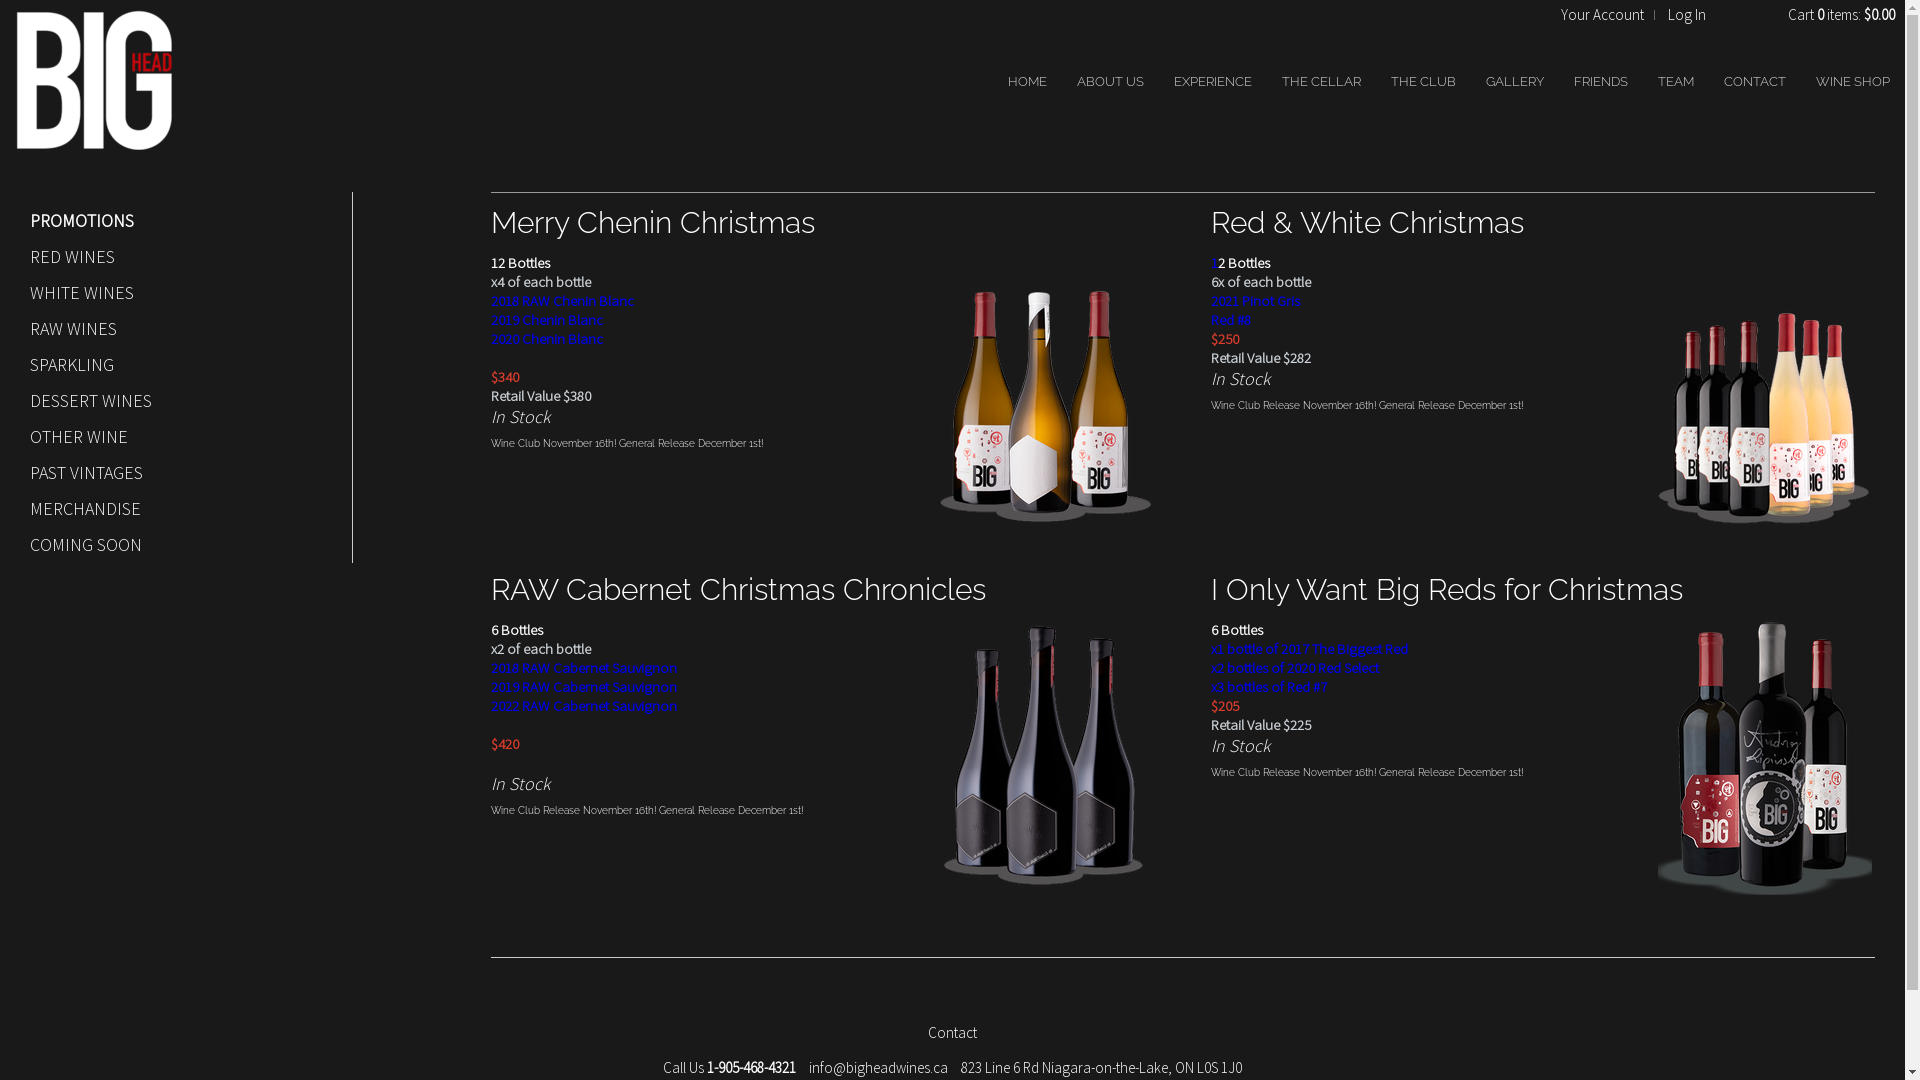 The width and height of the screenshot is (1920, 1080). What do you see at coordinates (1321, 80) in the screenshot?
I see `'THE CELLAR'` at bounding box center [1321, 80].